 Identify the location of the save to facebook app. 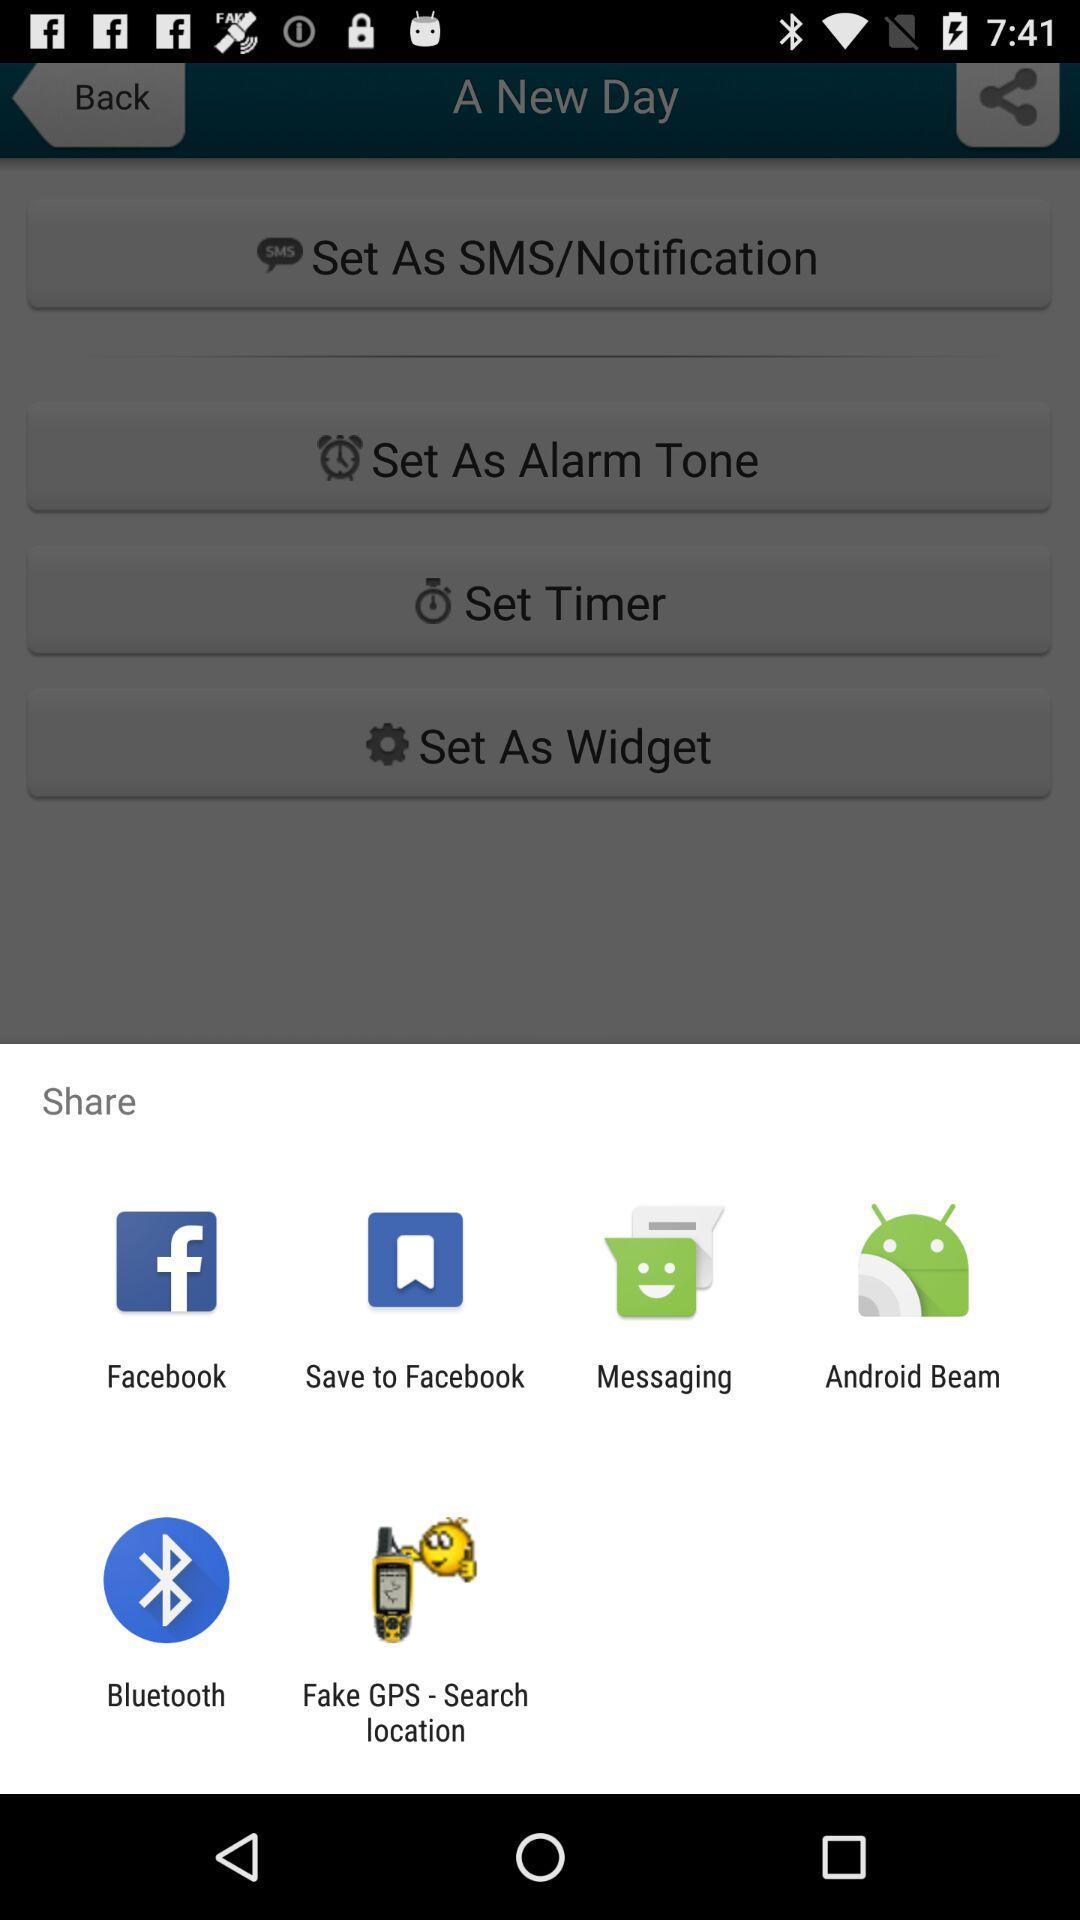
(414, 1392).